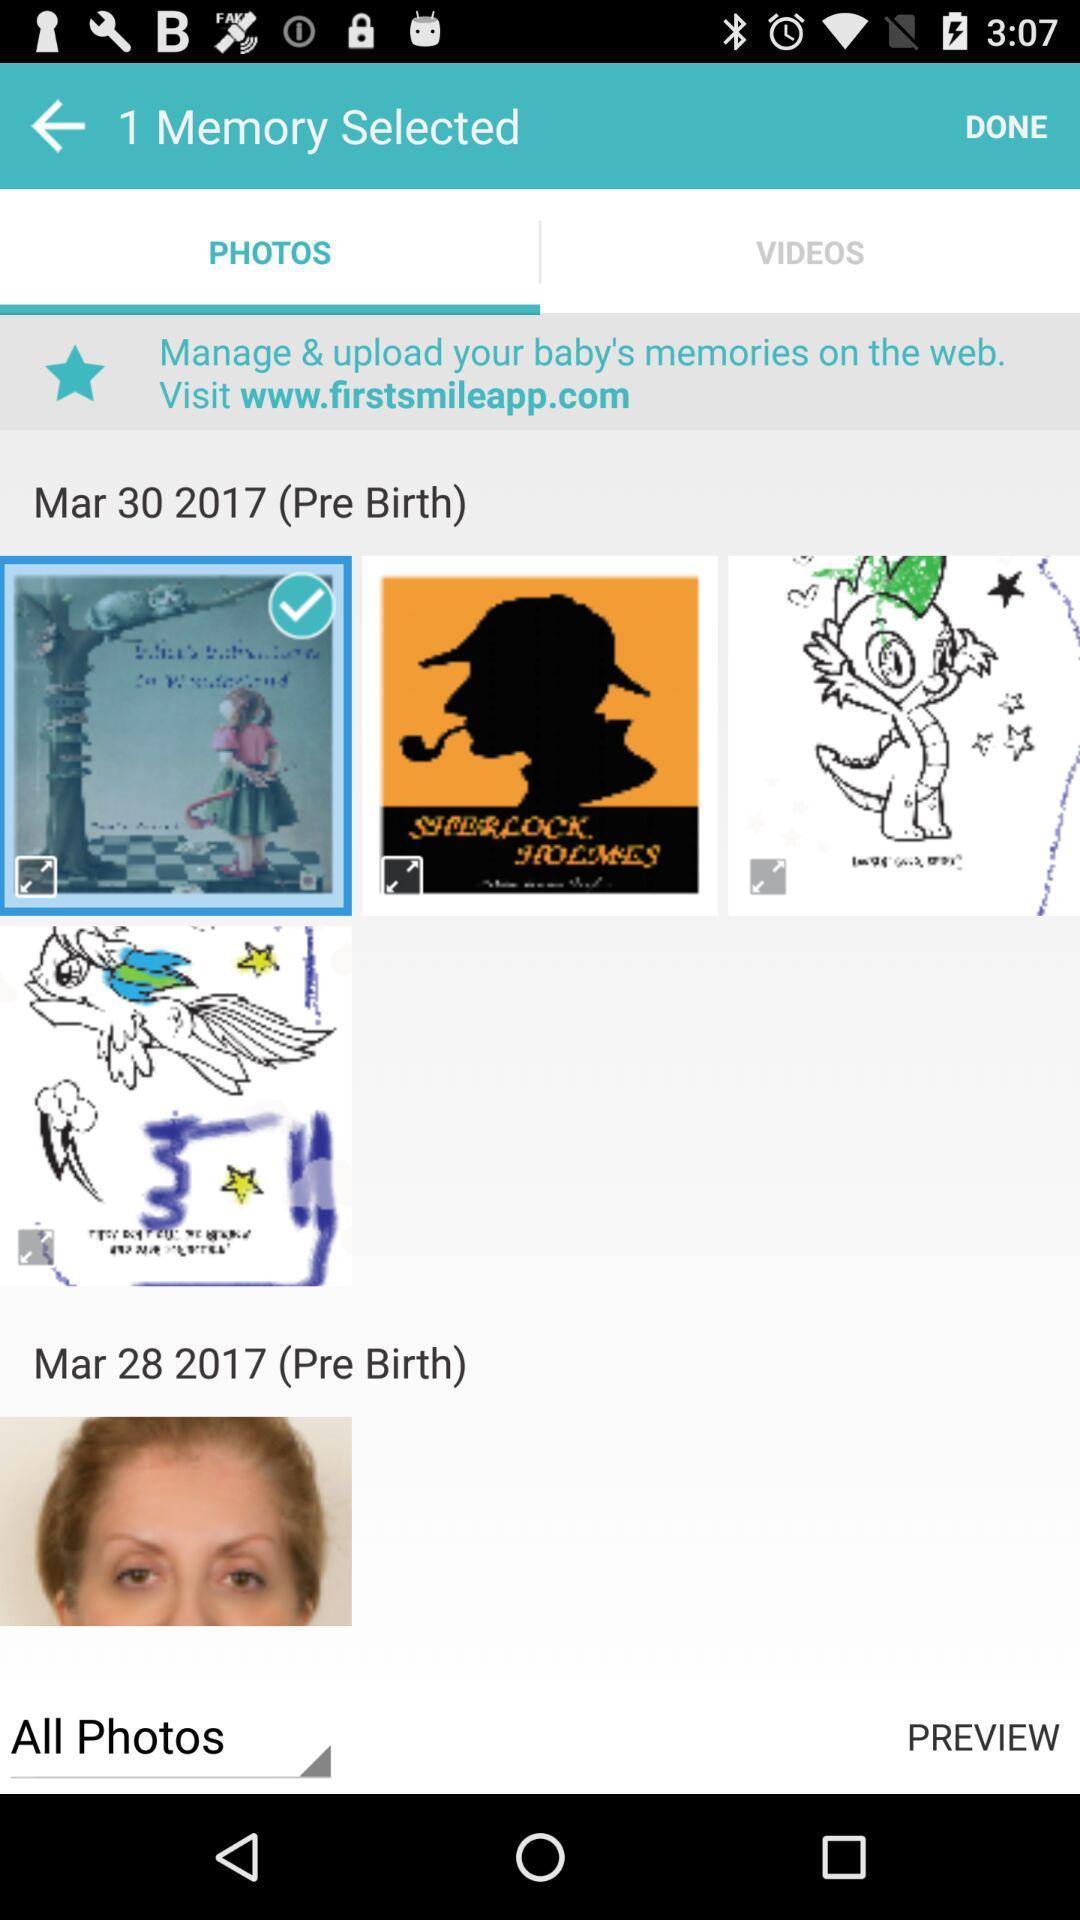 This screenshot has height=1920, width=1080. What do you see at coordinates (904, 734) in the screenshot?
I see `bird pega` at bounding box center [904, 734].